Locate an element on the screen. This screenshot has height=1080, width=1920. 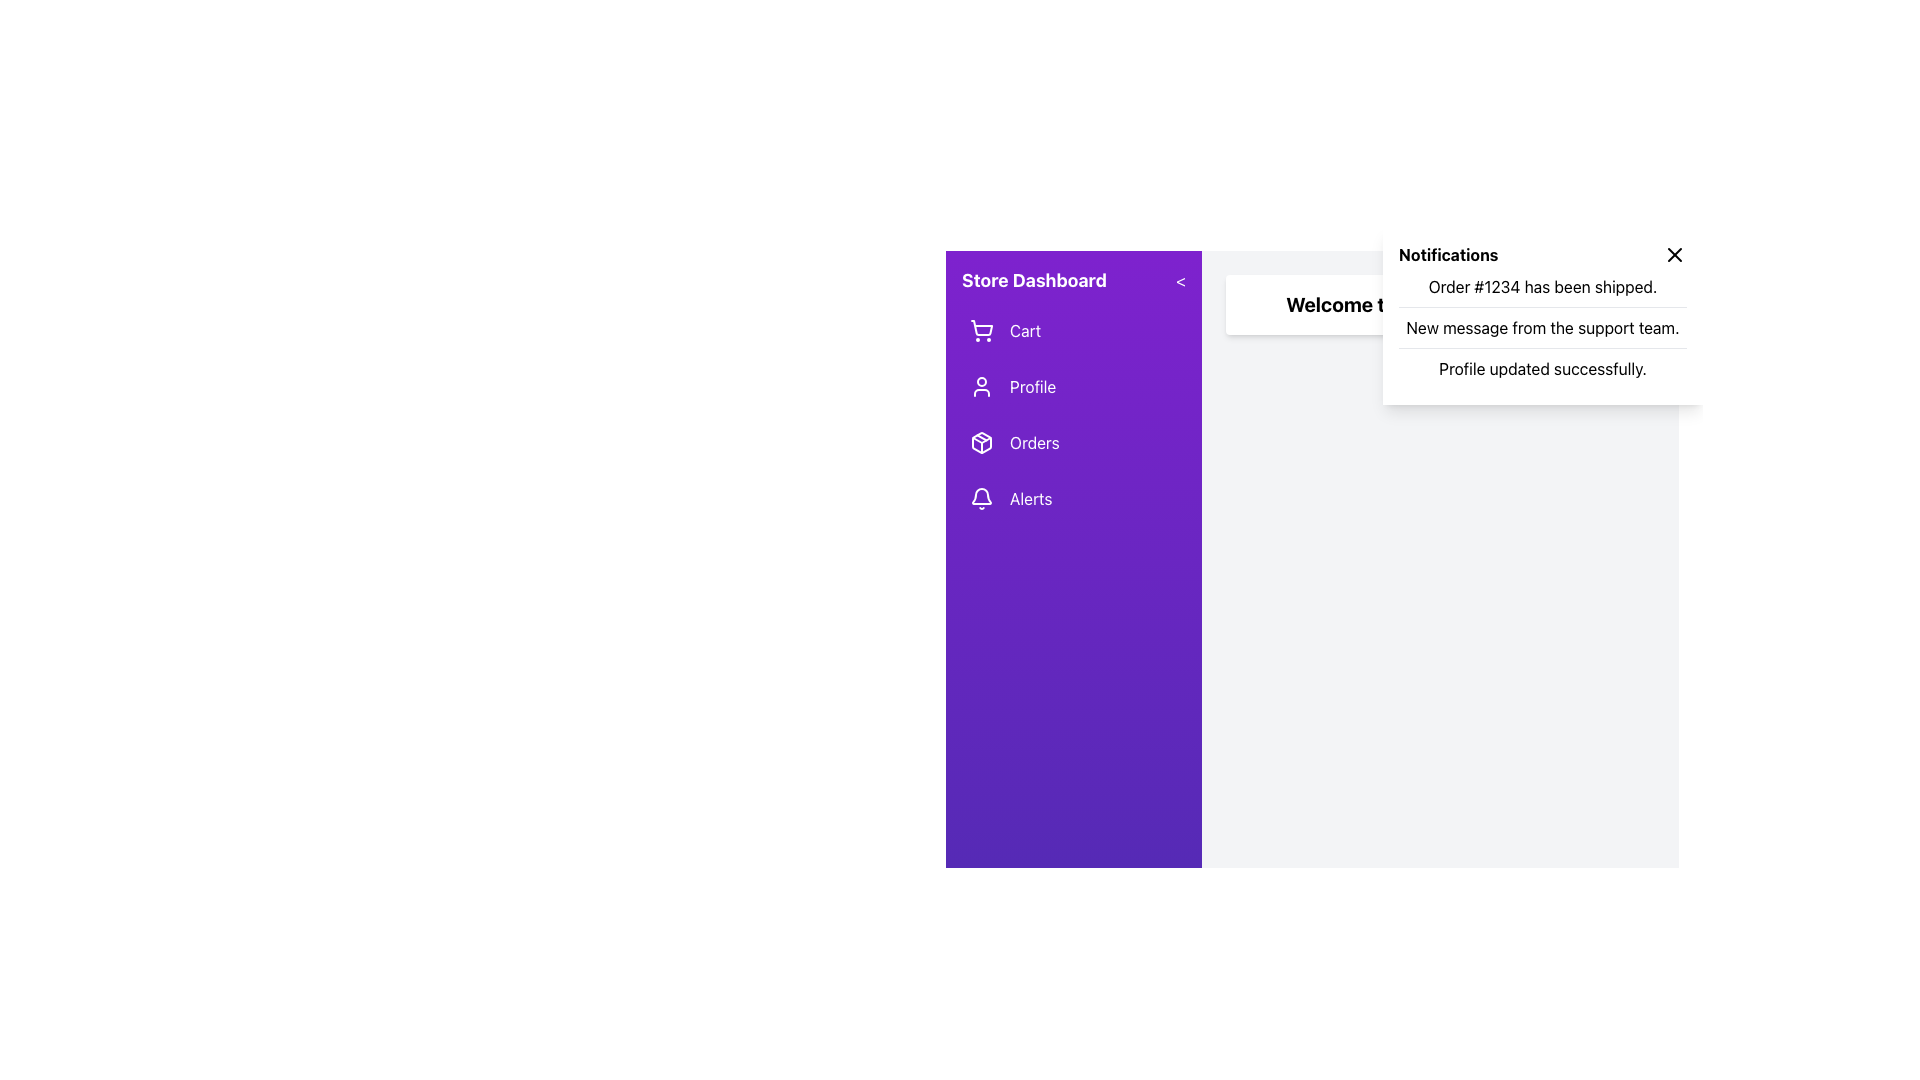
the user icon in the 'Profile' entry of the vertical navigation menu, located above the text 'Profile' is located at coordinates (982, 386).